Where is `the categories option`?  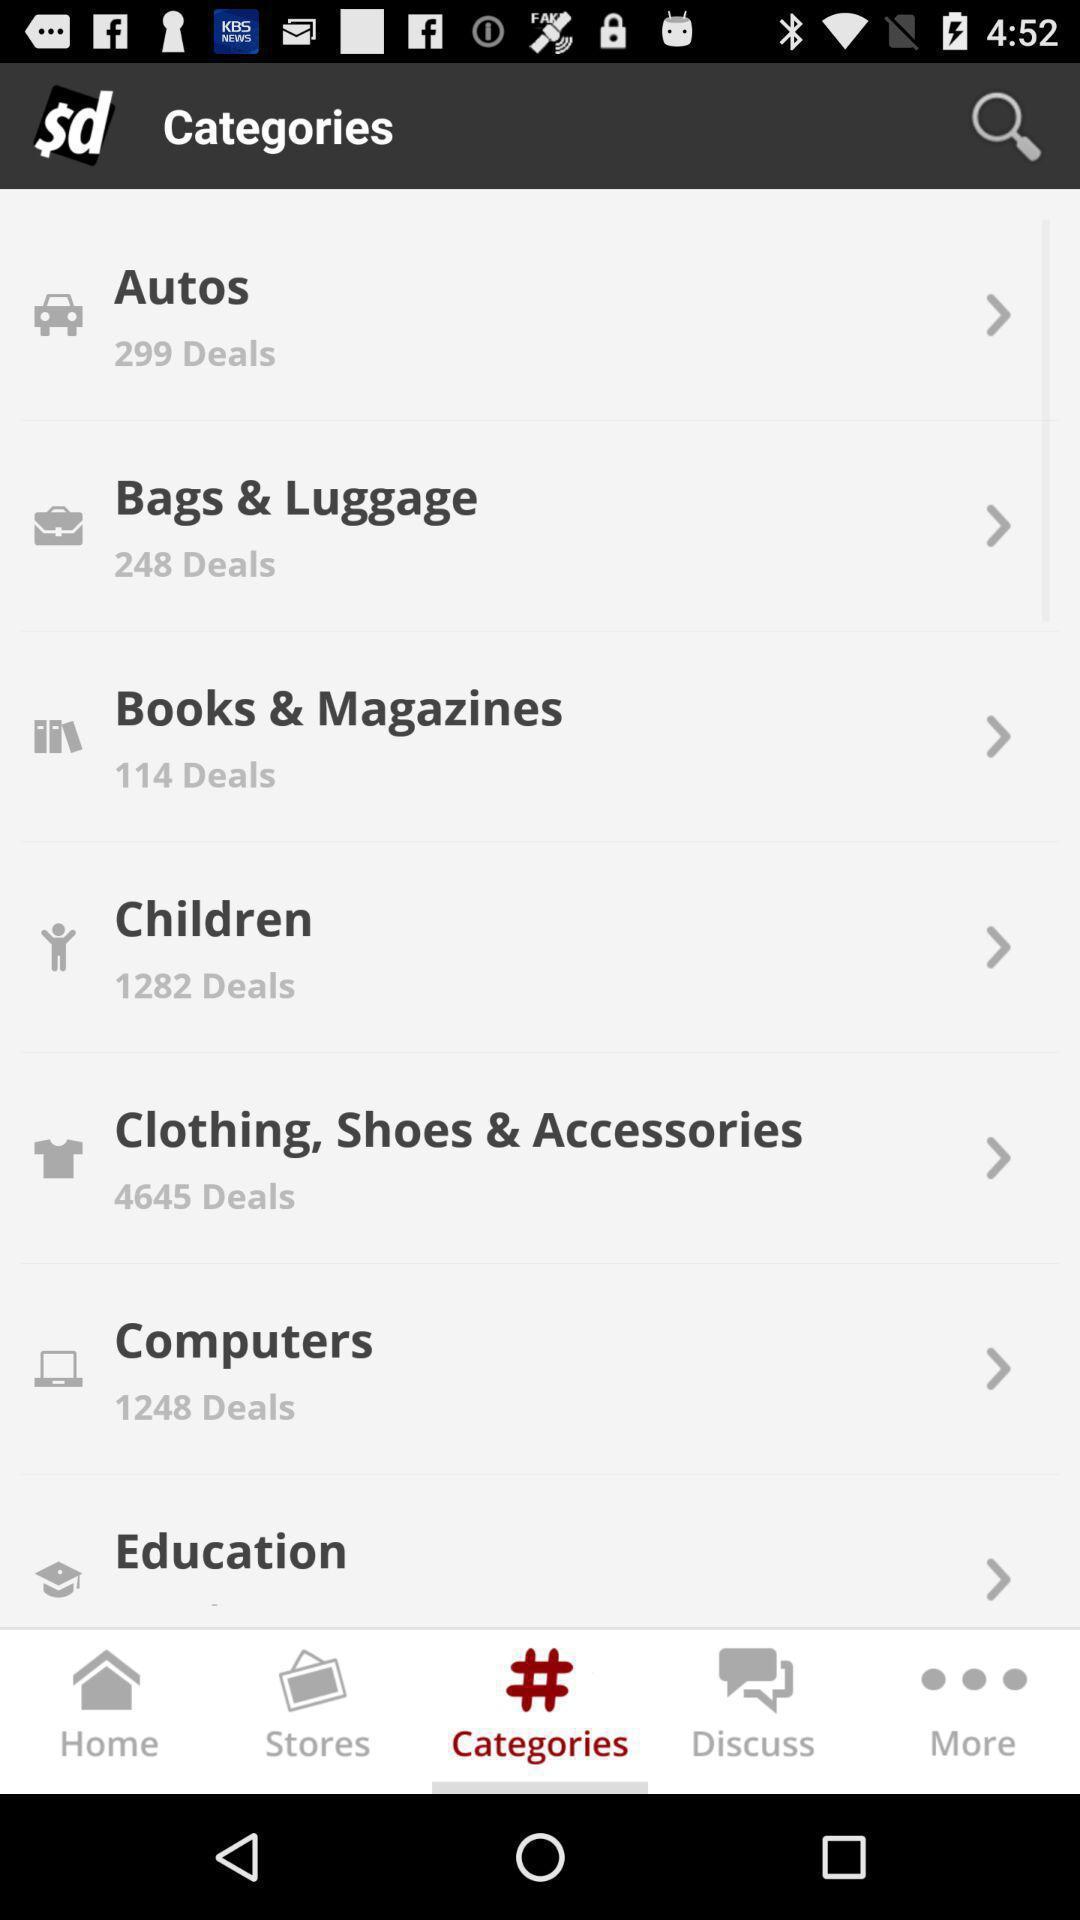
the categories option is located at coordinates (540, 1715).